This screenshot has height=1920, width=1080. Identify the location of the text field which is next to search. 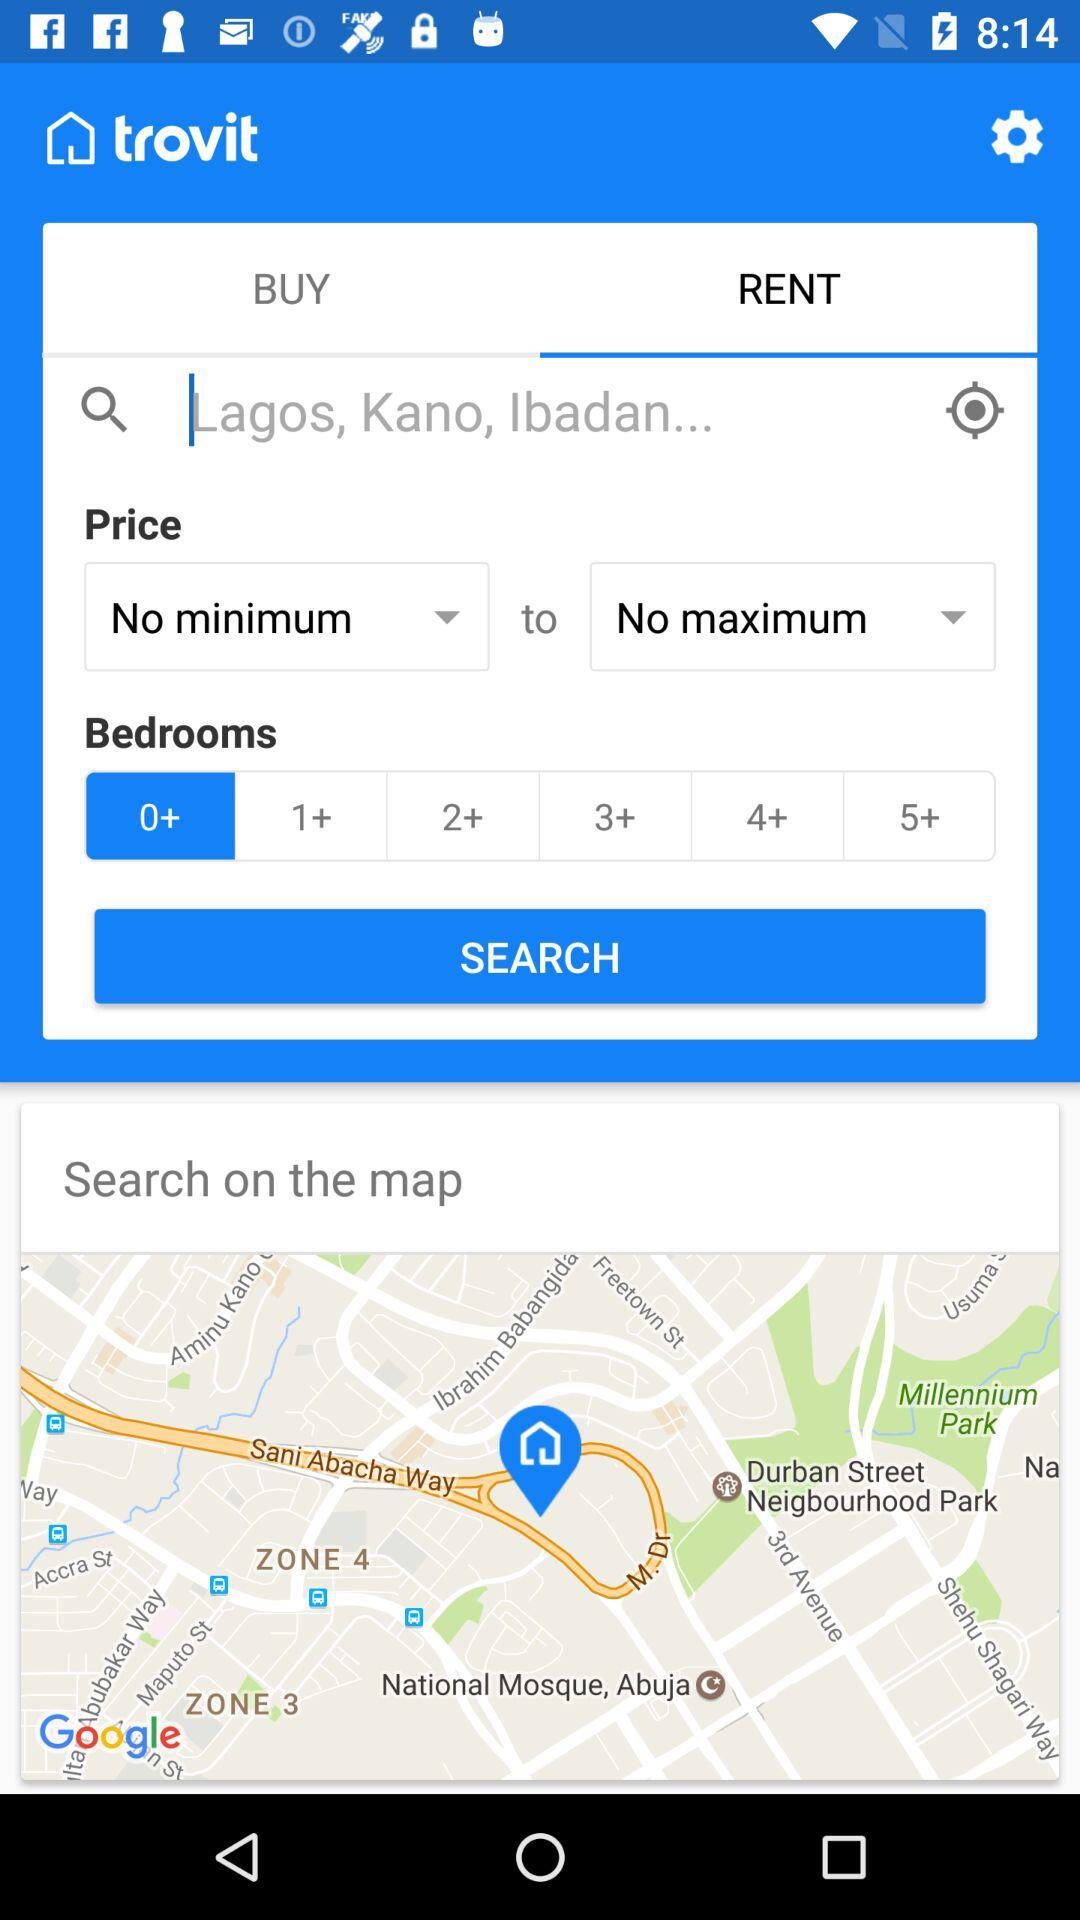
(555, 409).